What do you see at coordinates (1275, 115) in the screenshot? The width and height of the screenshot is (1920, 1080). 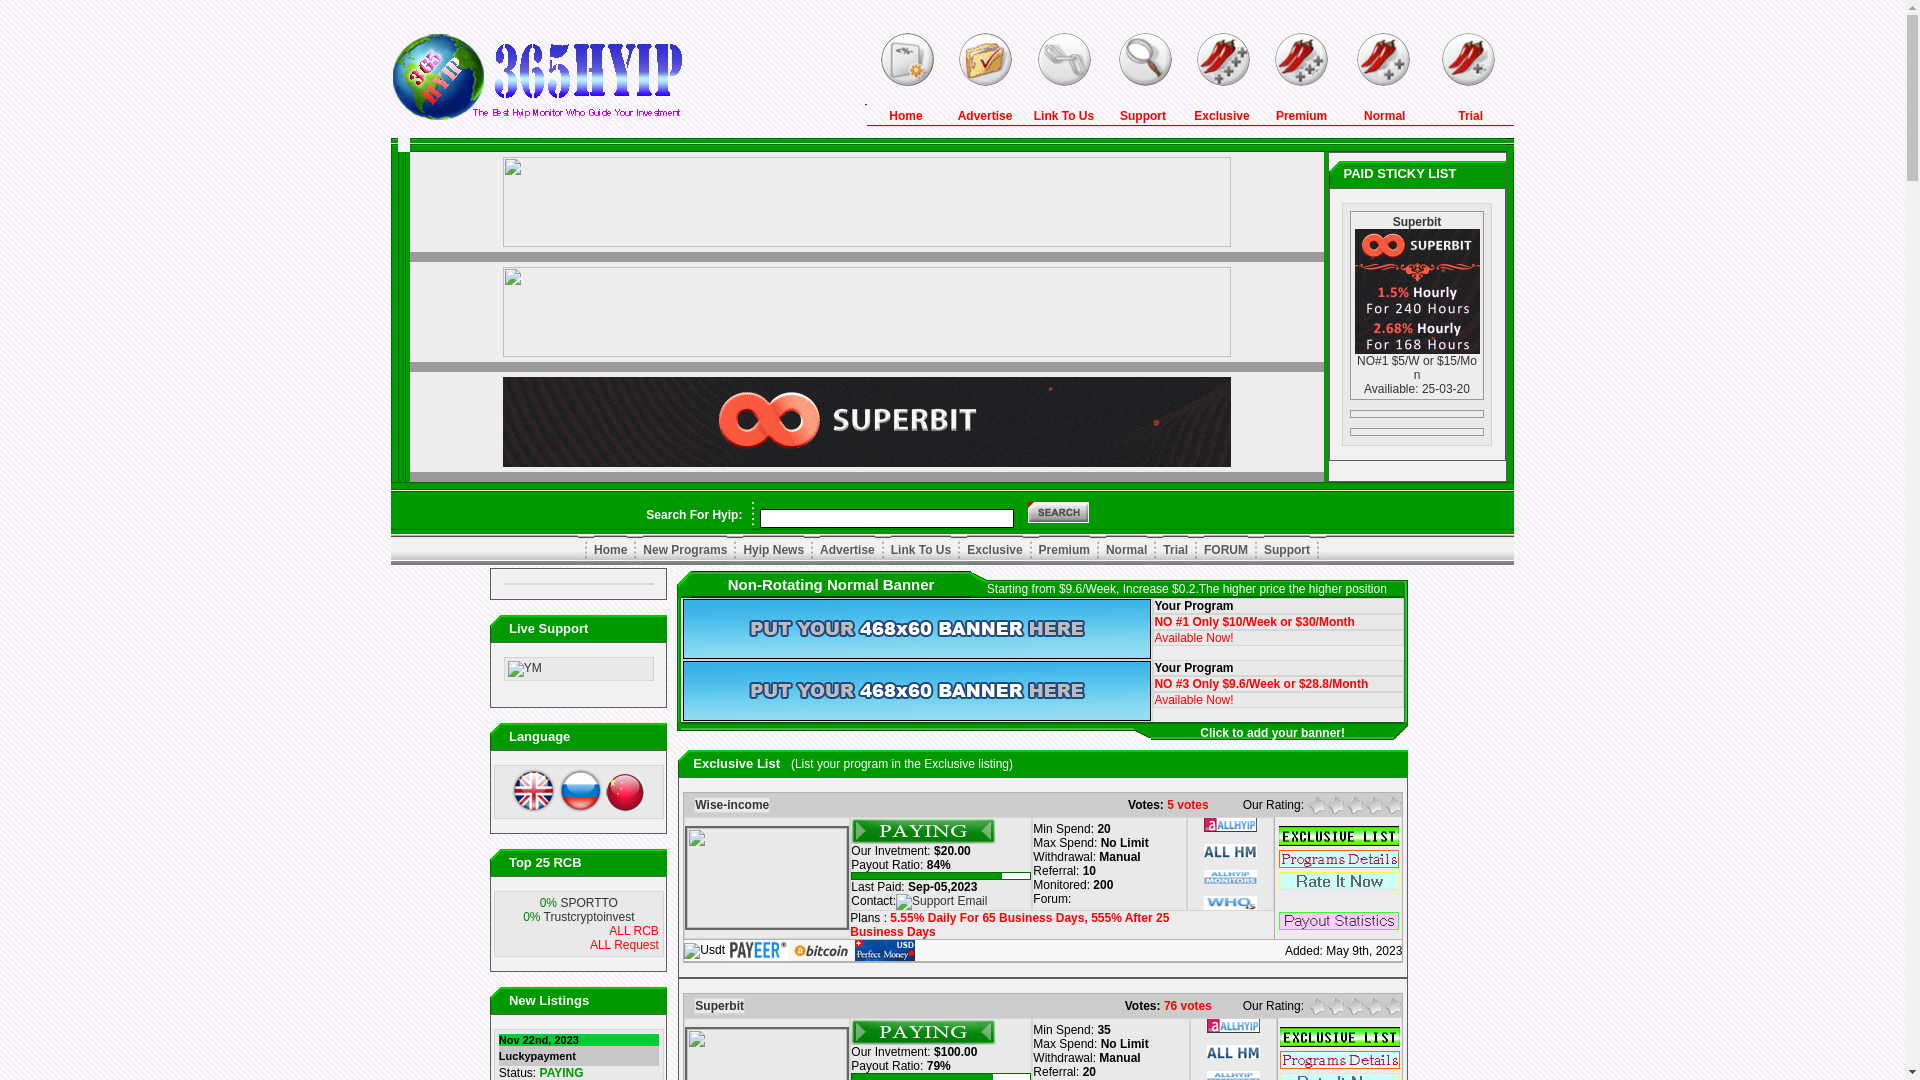 I see `'Premium'` at bounding box center [1275, 115].